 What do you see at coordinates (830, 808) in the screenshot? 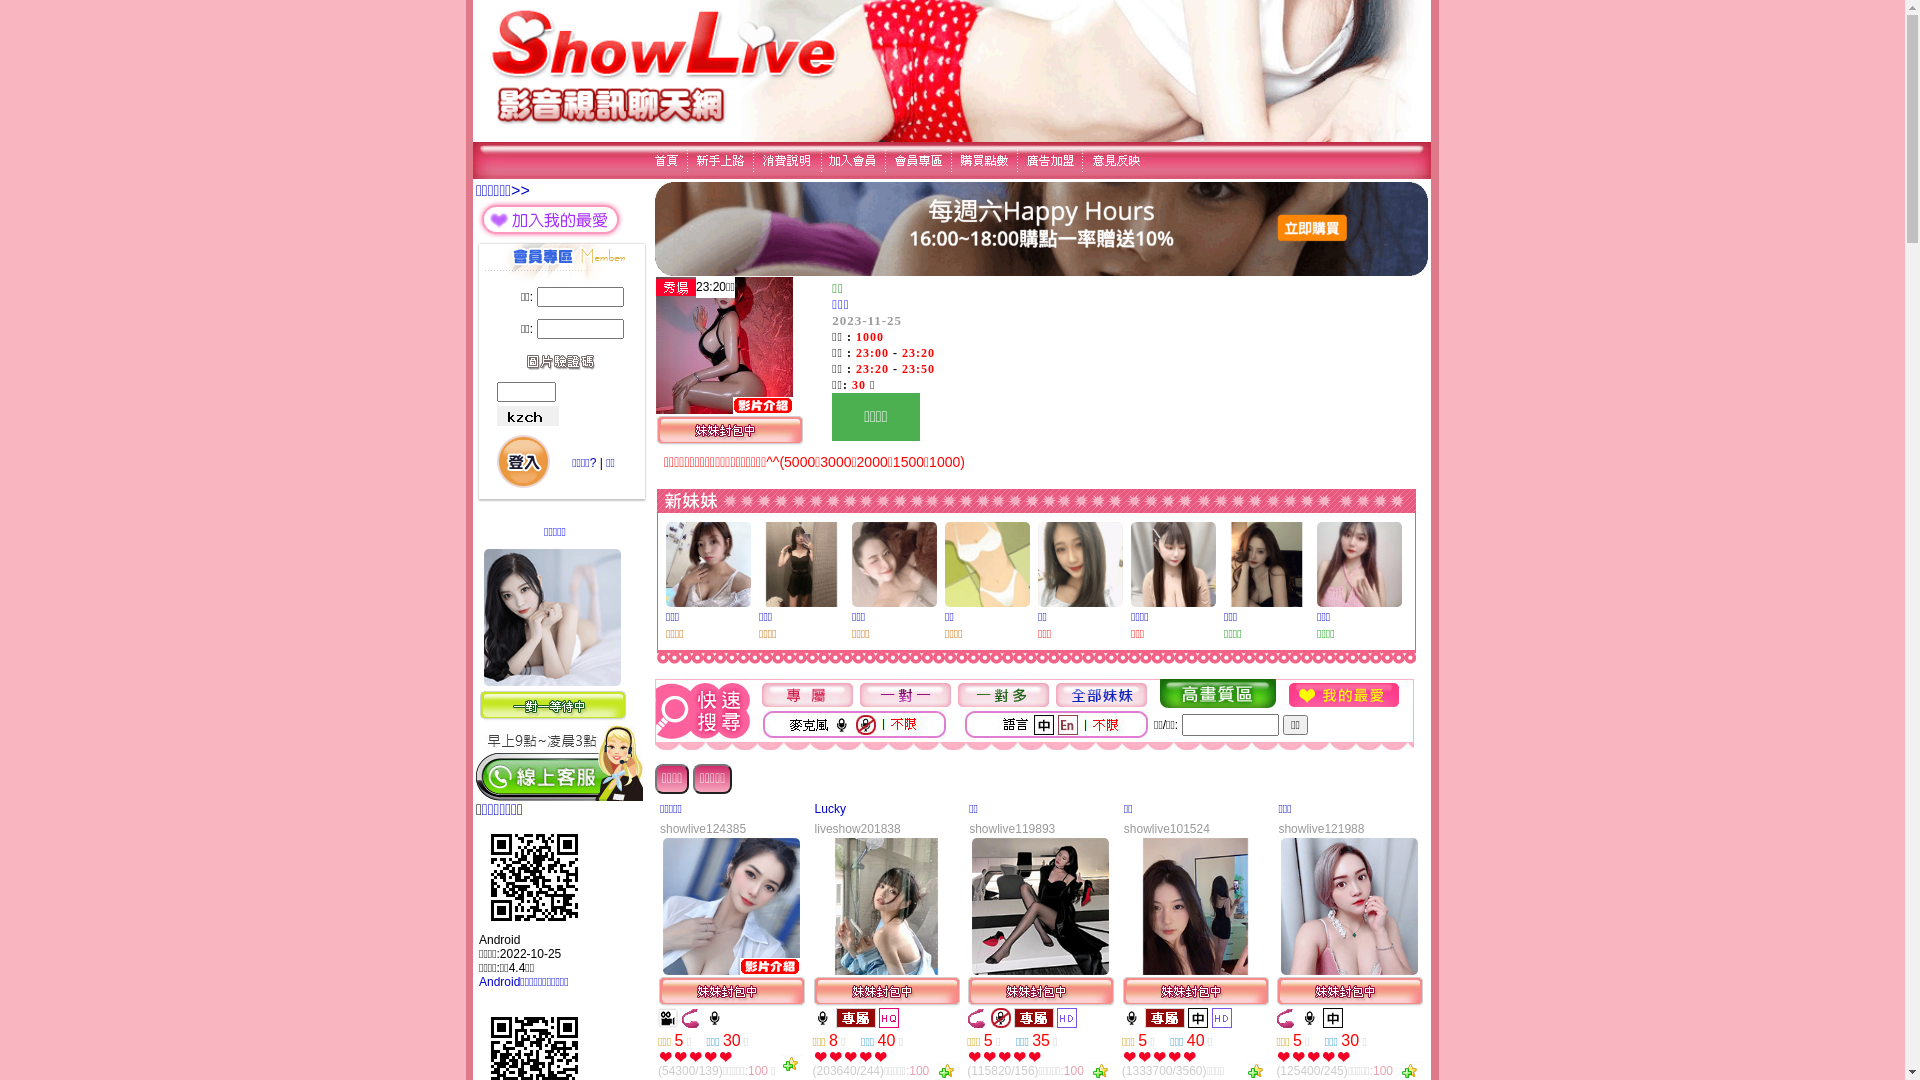
I see `'Lucky'` at bounding box center [830, 808].